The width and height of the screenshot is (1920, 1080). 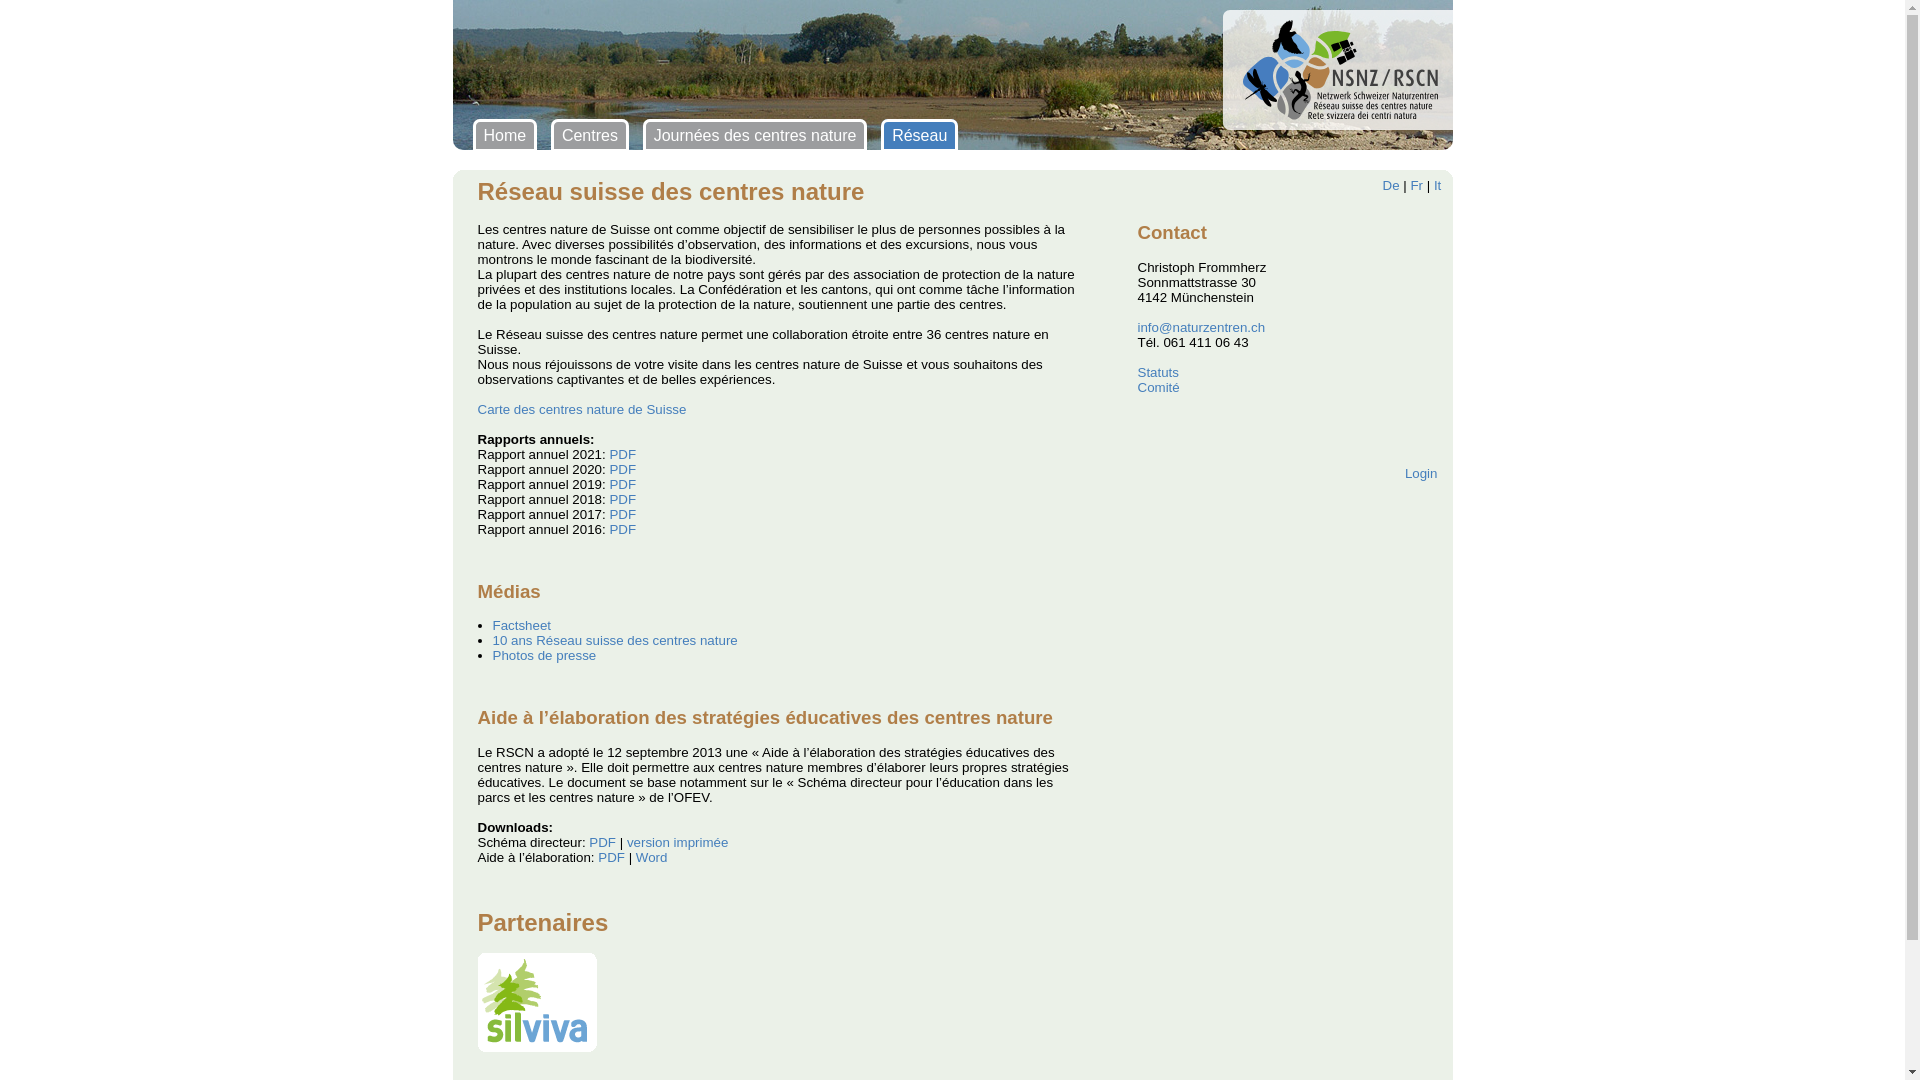 I want to click on 'Centres', so click(x=551, y=135).